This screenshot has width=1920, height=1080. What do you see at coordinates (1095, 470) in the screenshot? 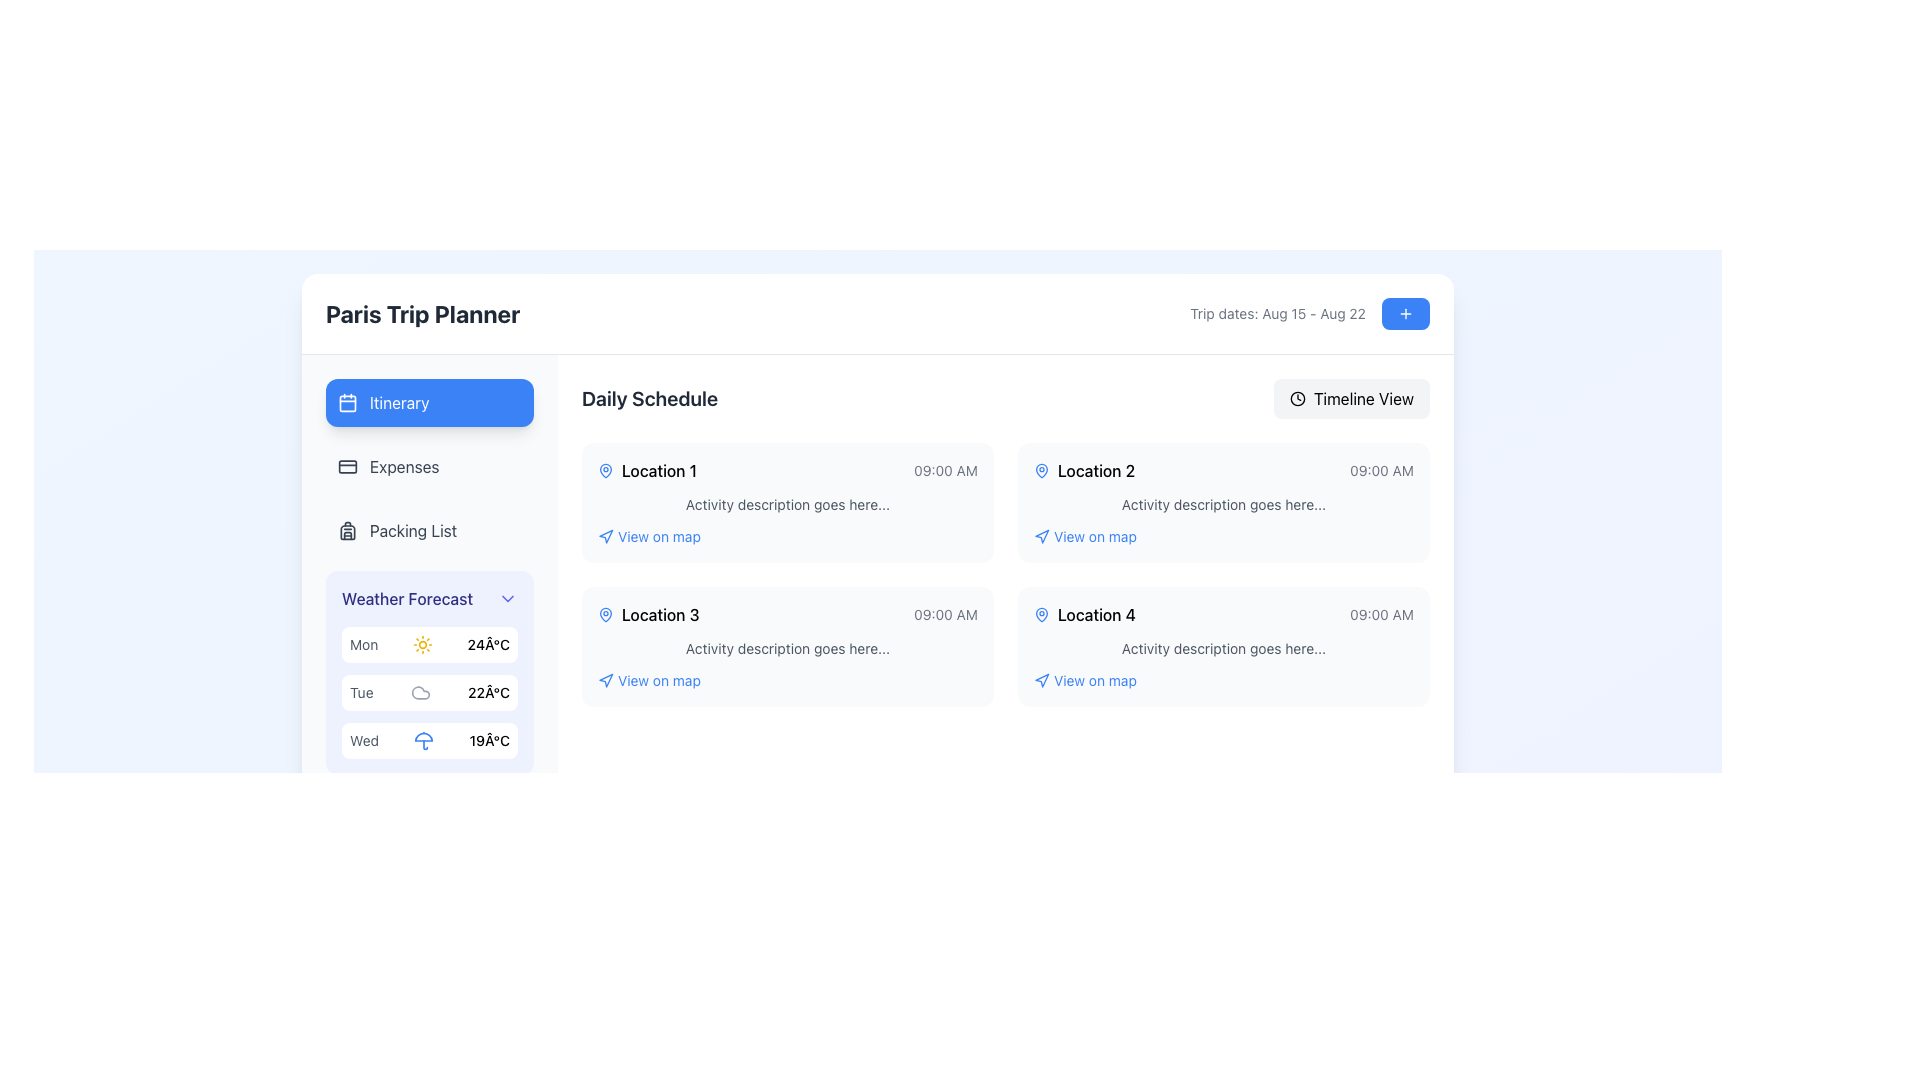
I see `the Text label indicating a location within the Daily Schedule section, positioned in the top-right portion of the schedule grid` at bounding box center [1095, 470].